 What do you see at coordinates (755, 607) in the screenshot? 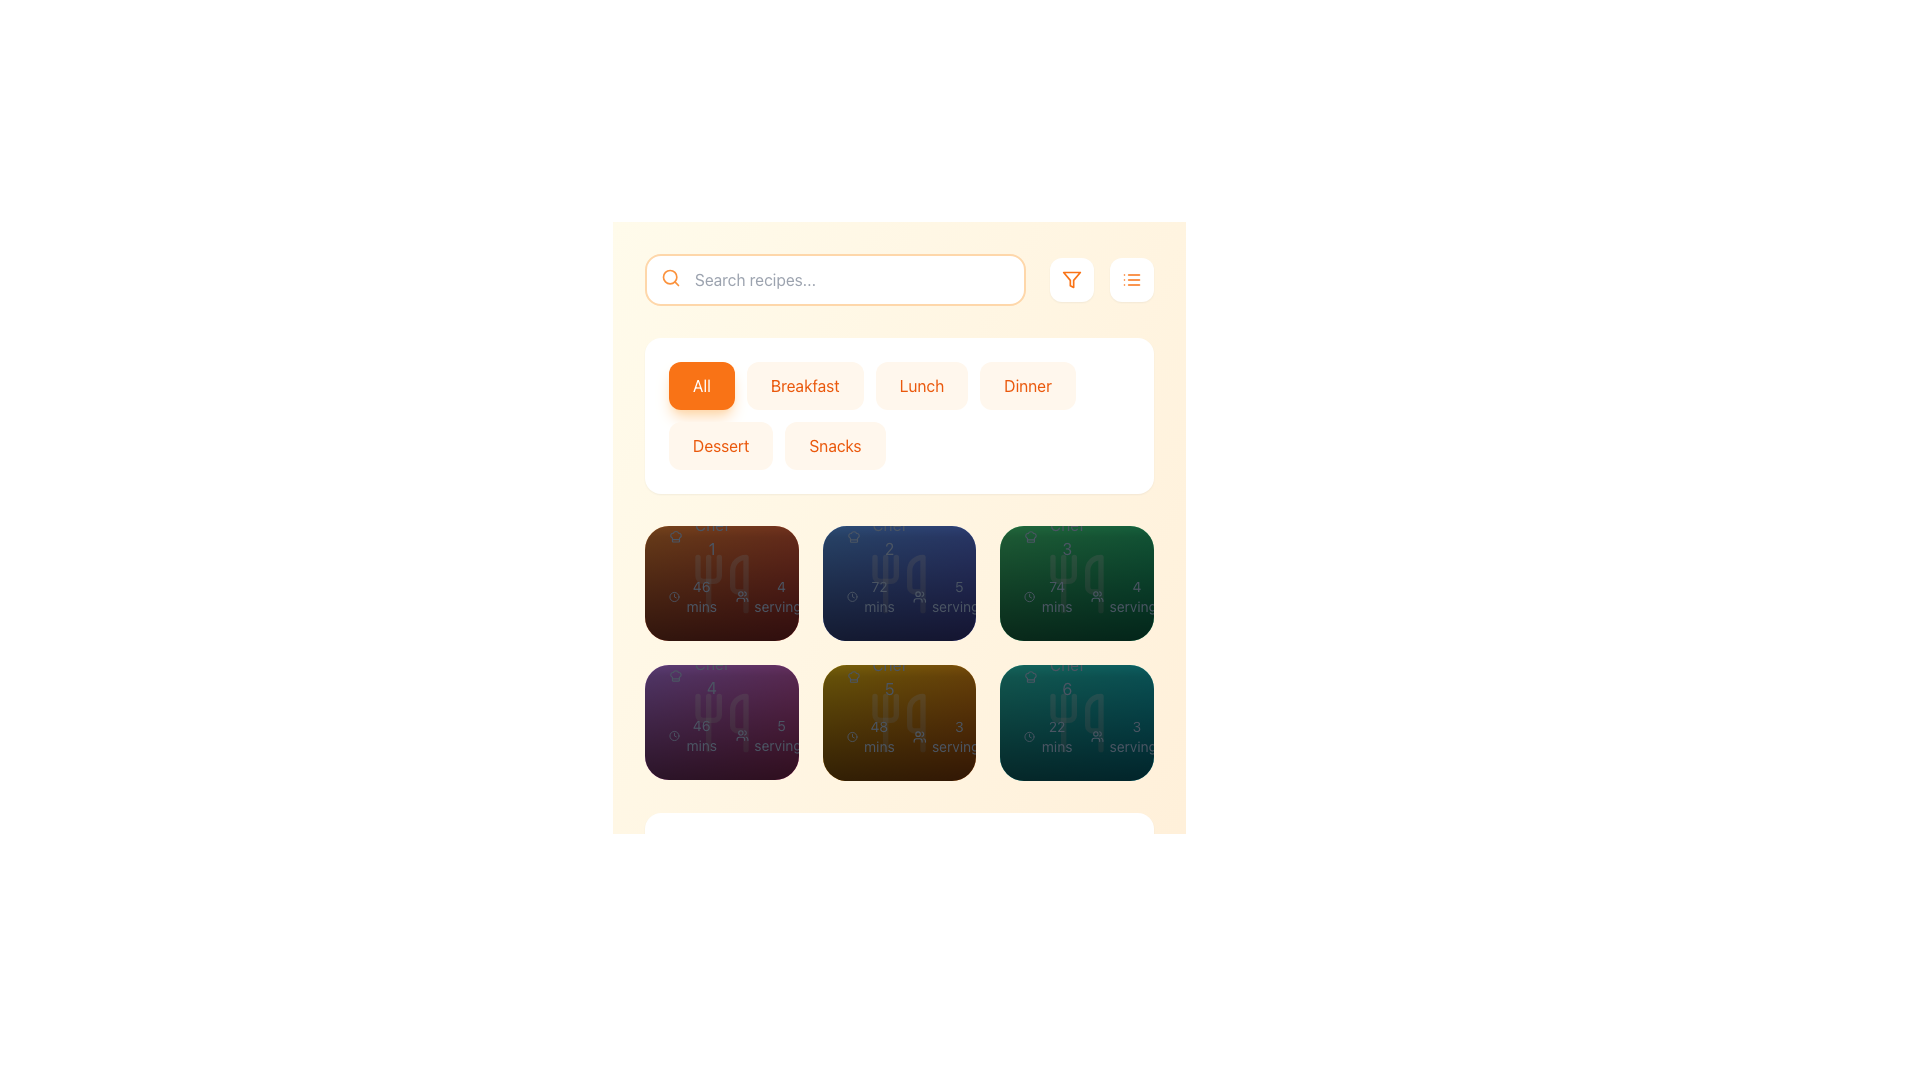
I see `the Text Label that indicates the rating or score associated with the recipe, located in the information panel of the recipe card near the star icon` at bounding box center [755, 607].